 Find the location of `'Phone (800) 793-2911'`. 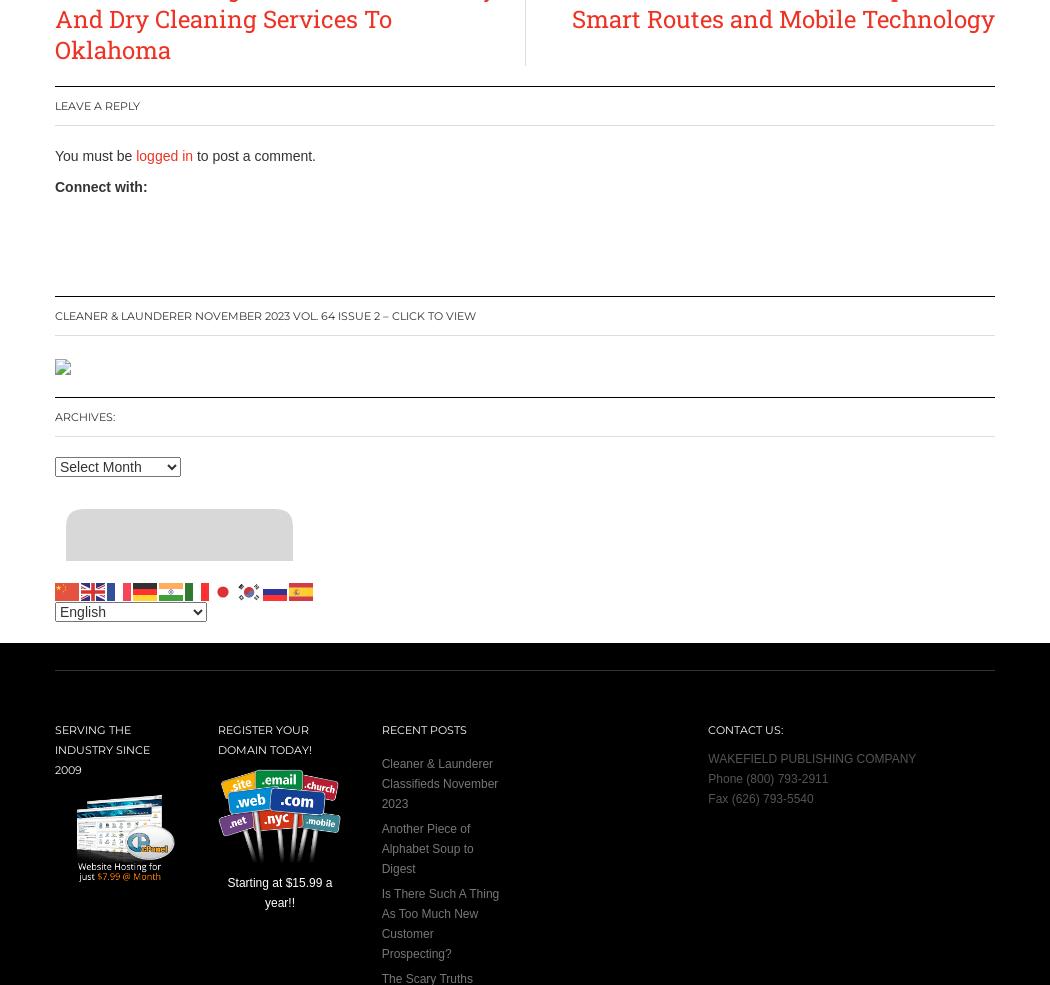

'Phone (800) 793-2911' is located at coordinates (767, 777).